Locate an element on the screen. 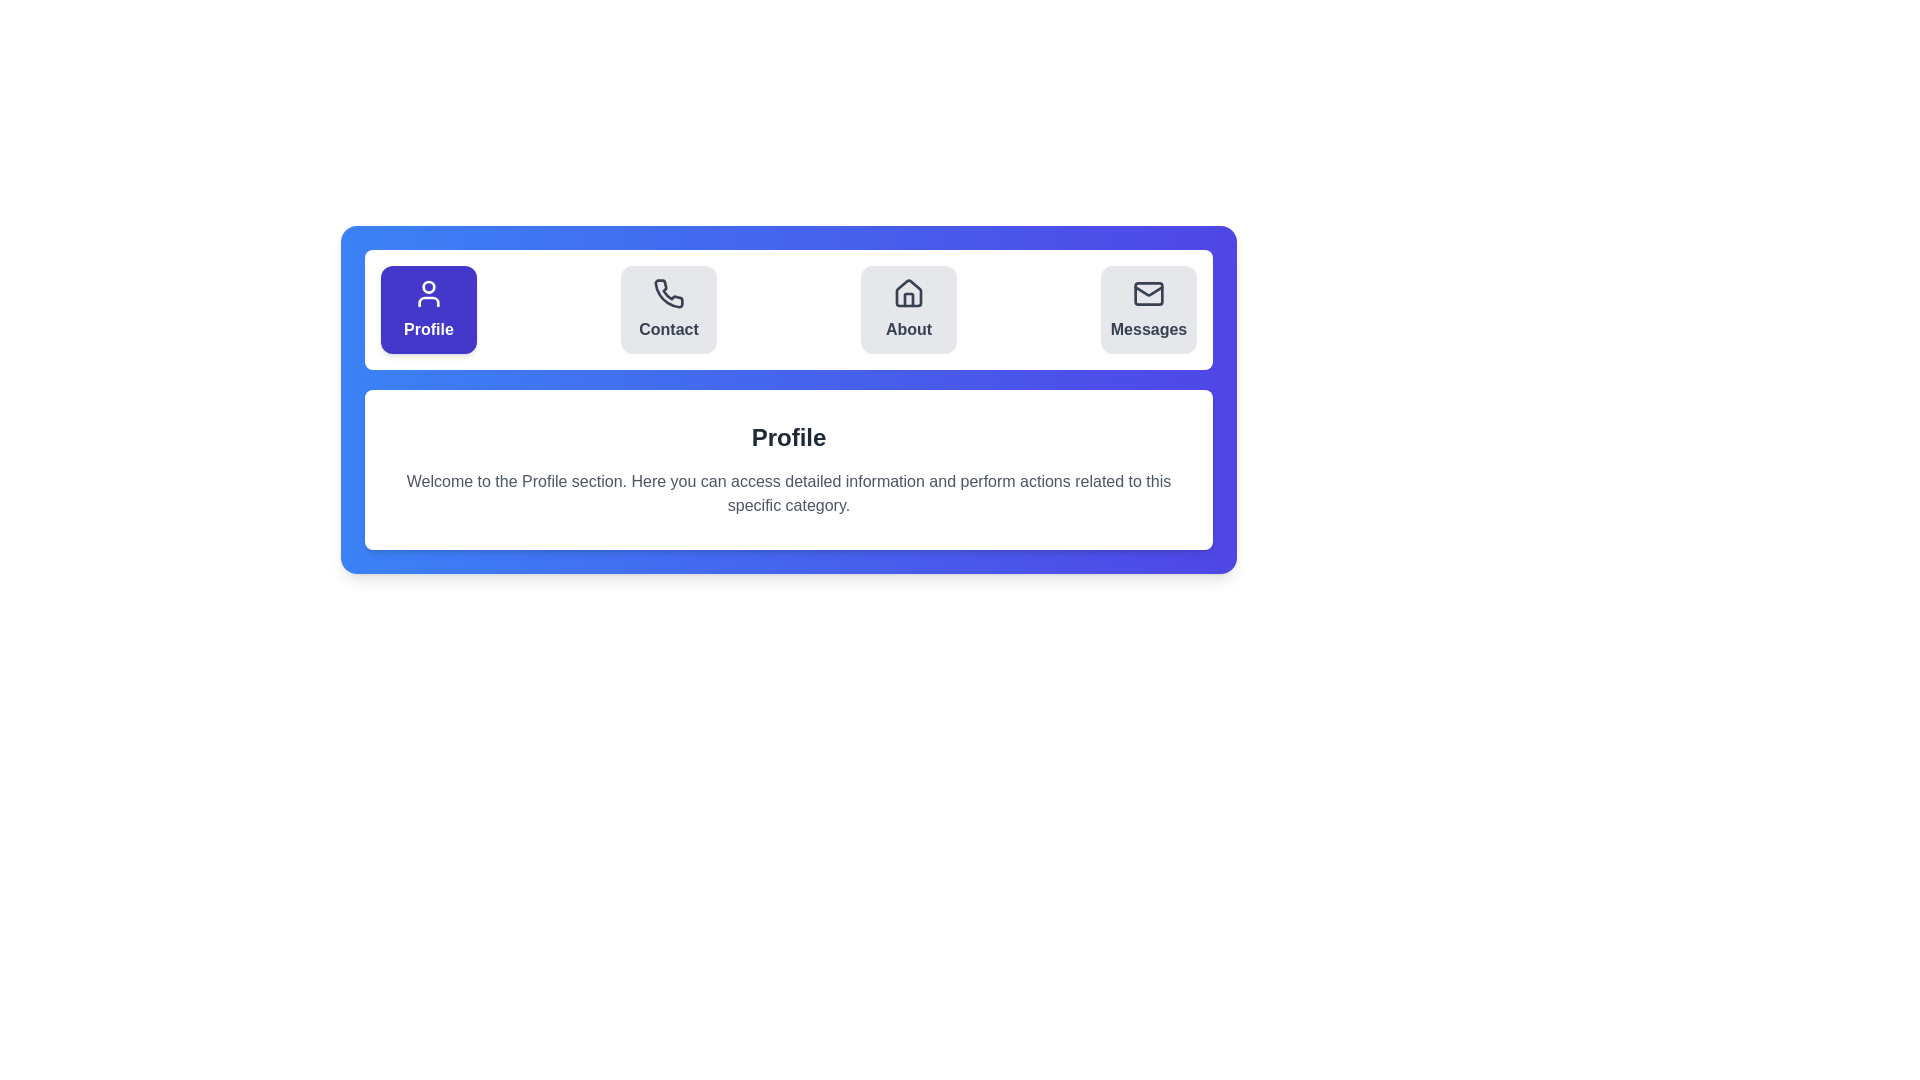 The width and height of the screenshot is (1920, 1080). the About tab by clicking its button is located at coordinates (907, 309).